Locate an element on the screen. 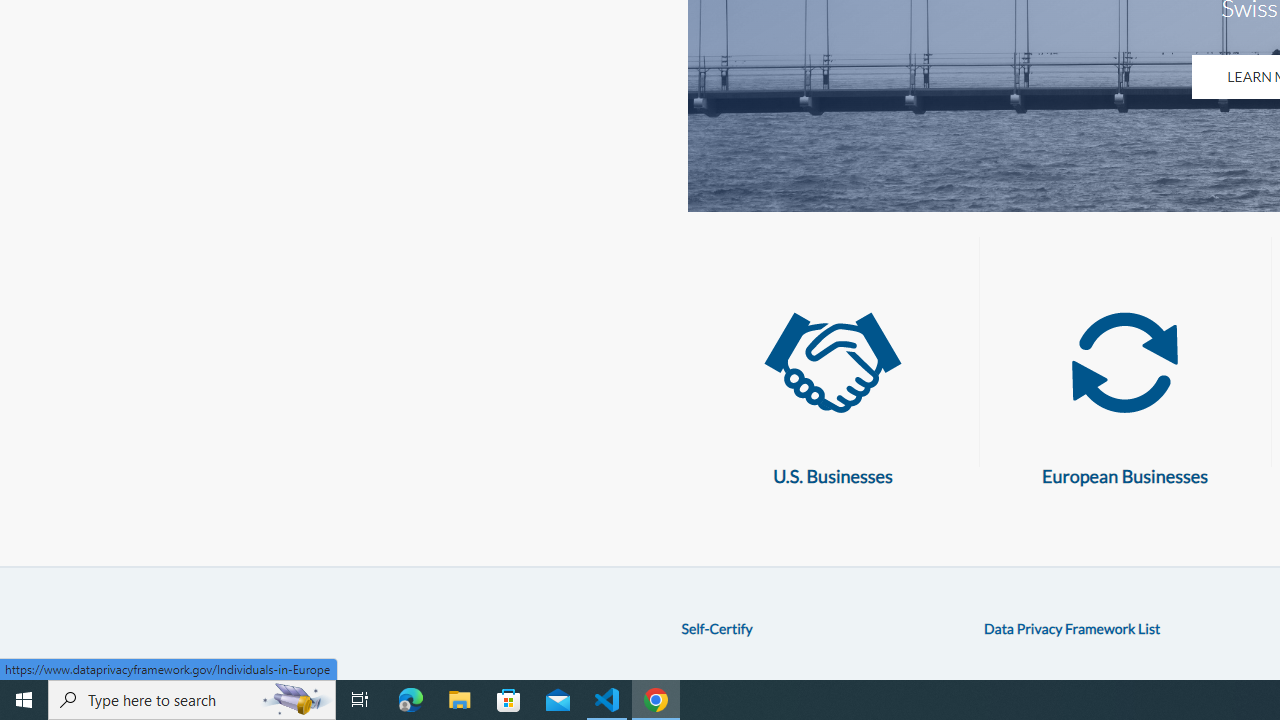 The image size is (1280, 720). 'Data Privacy Framework List' is located at coordinates (1071, 627).